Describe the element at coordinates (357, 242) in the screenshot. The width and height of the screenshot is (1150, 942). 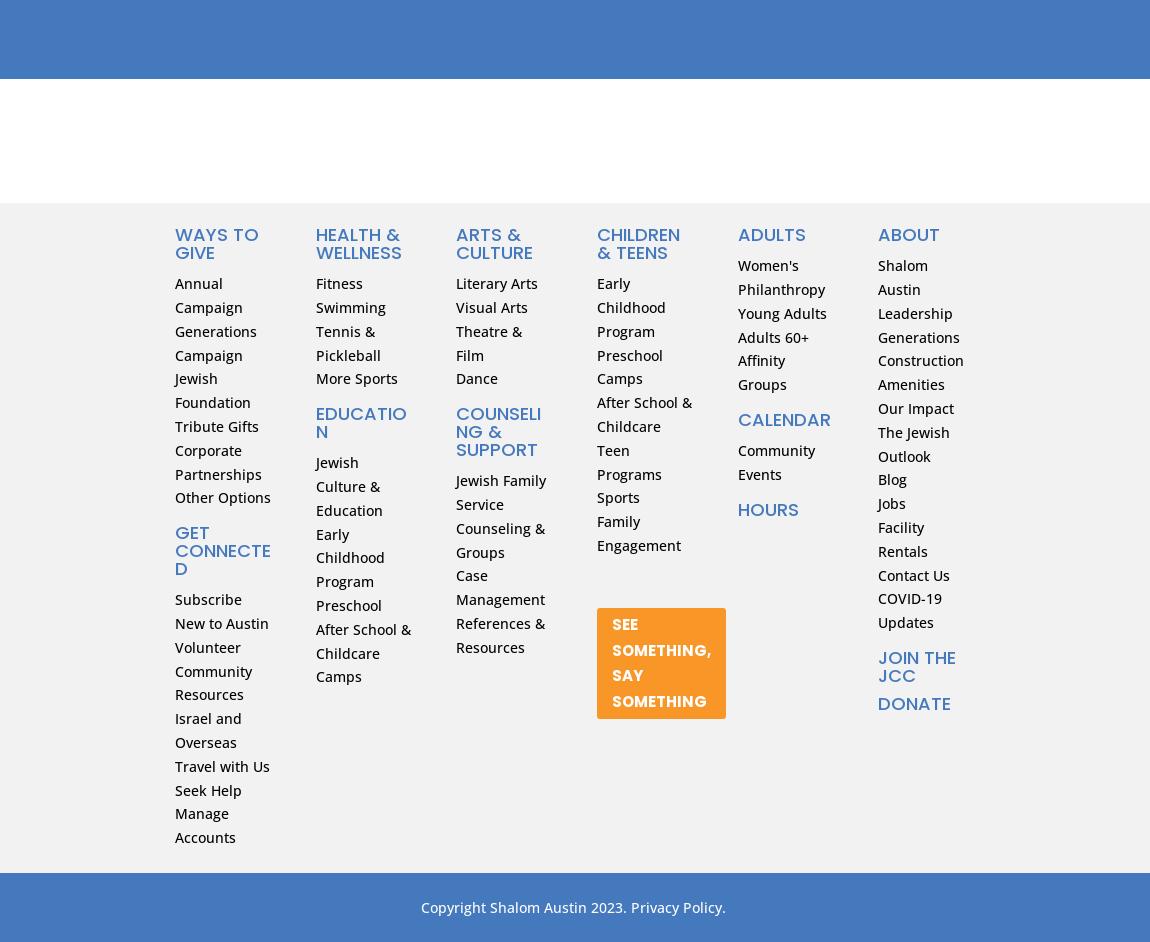
I see `'HEALTH & WELLNESS'` at that location.